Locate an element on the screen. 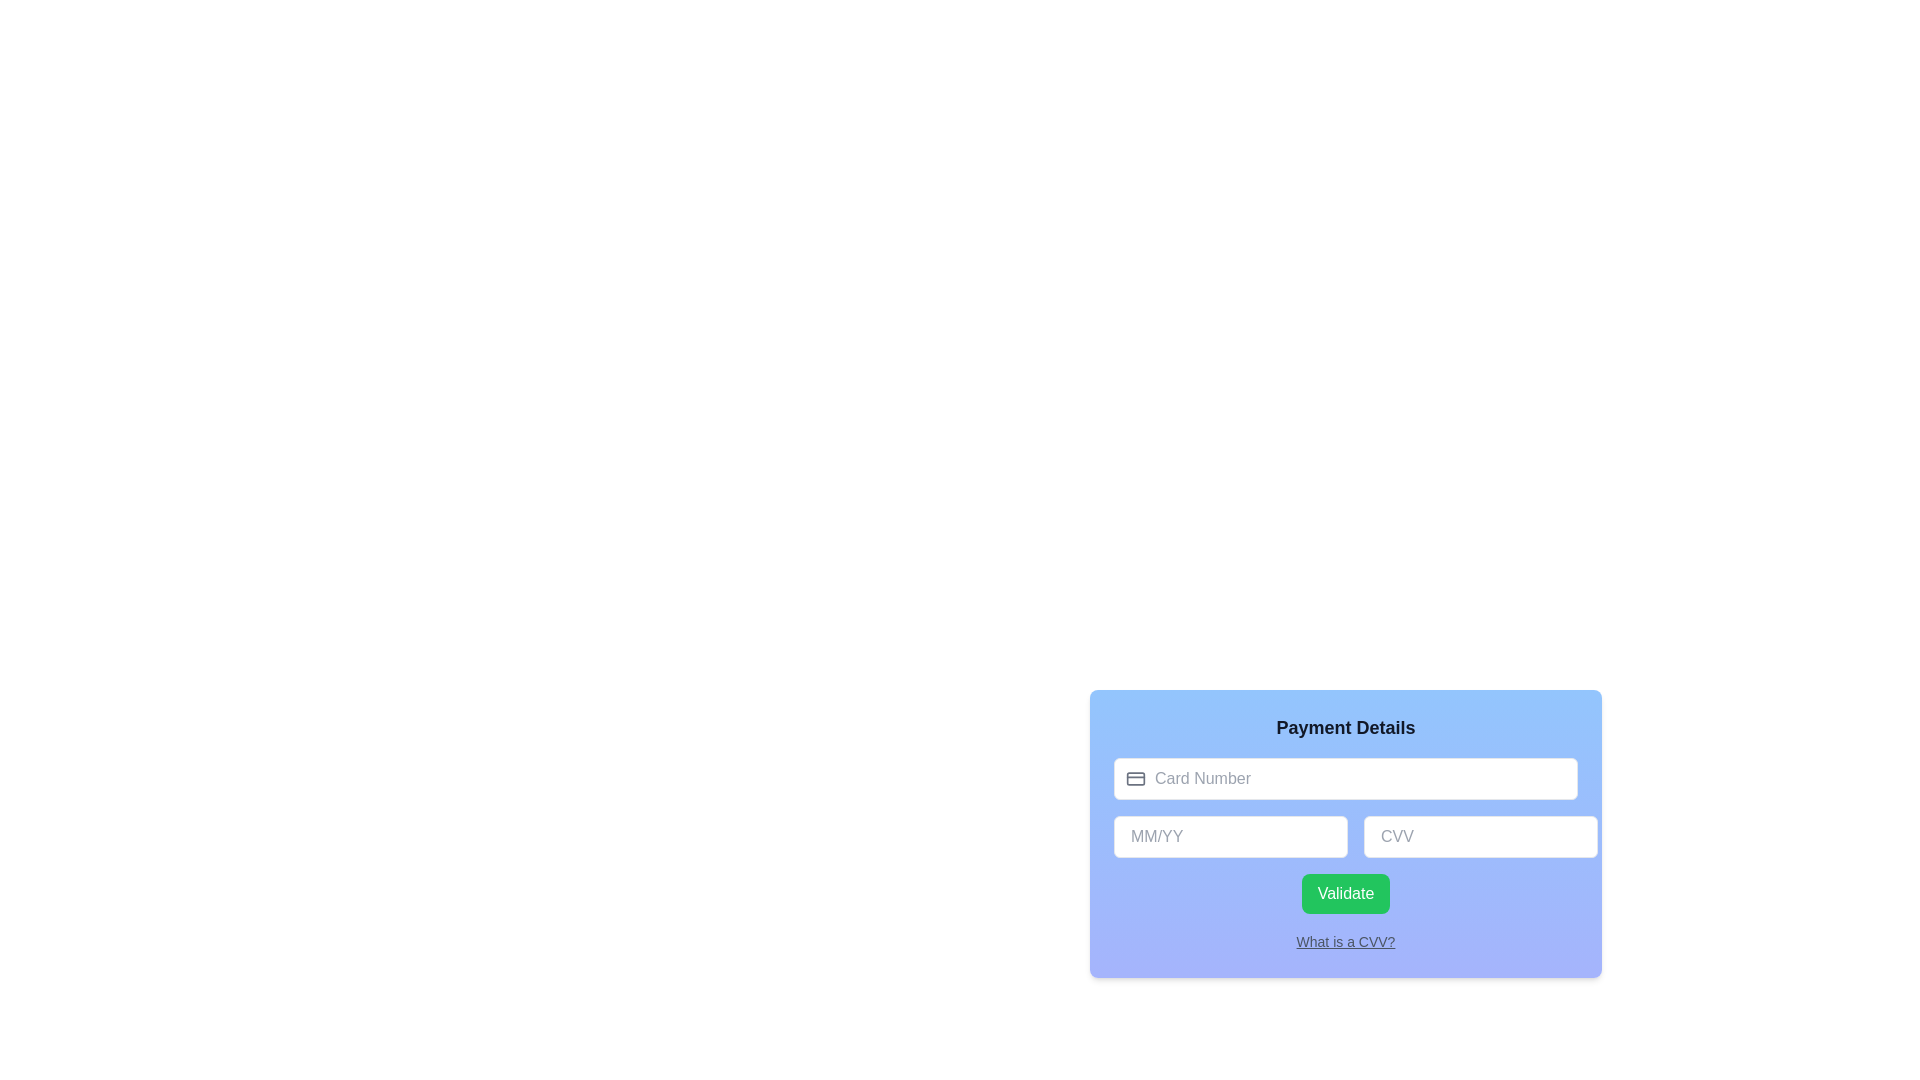 Image resolution: width=1920 pixels, height=1080 pixels. the CVV input field in the payment section to focus on it is located at coordinates (1345, 833).